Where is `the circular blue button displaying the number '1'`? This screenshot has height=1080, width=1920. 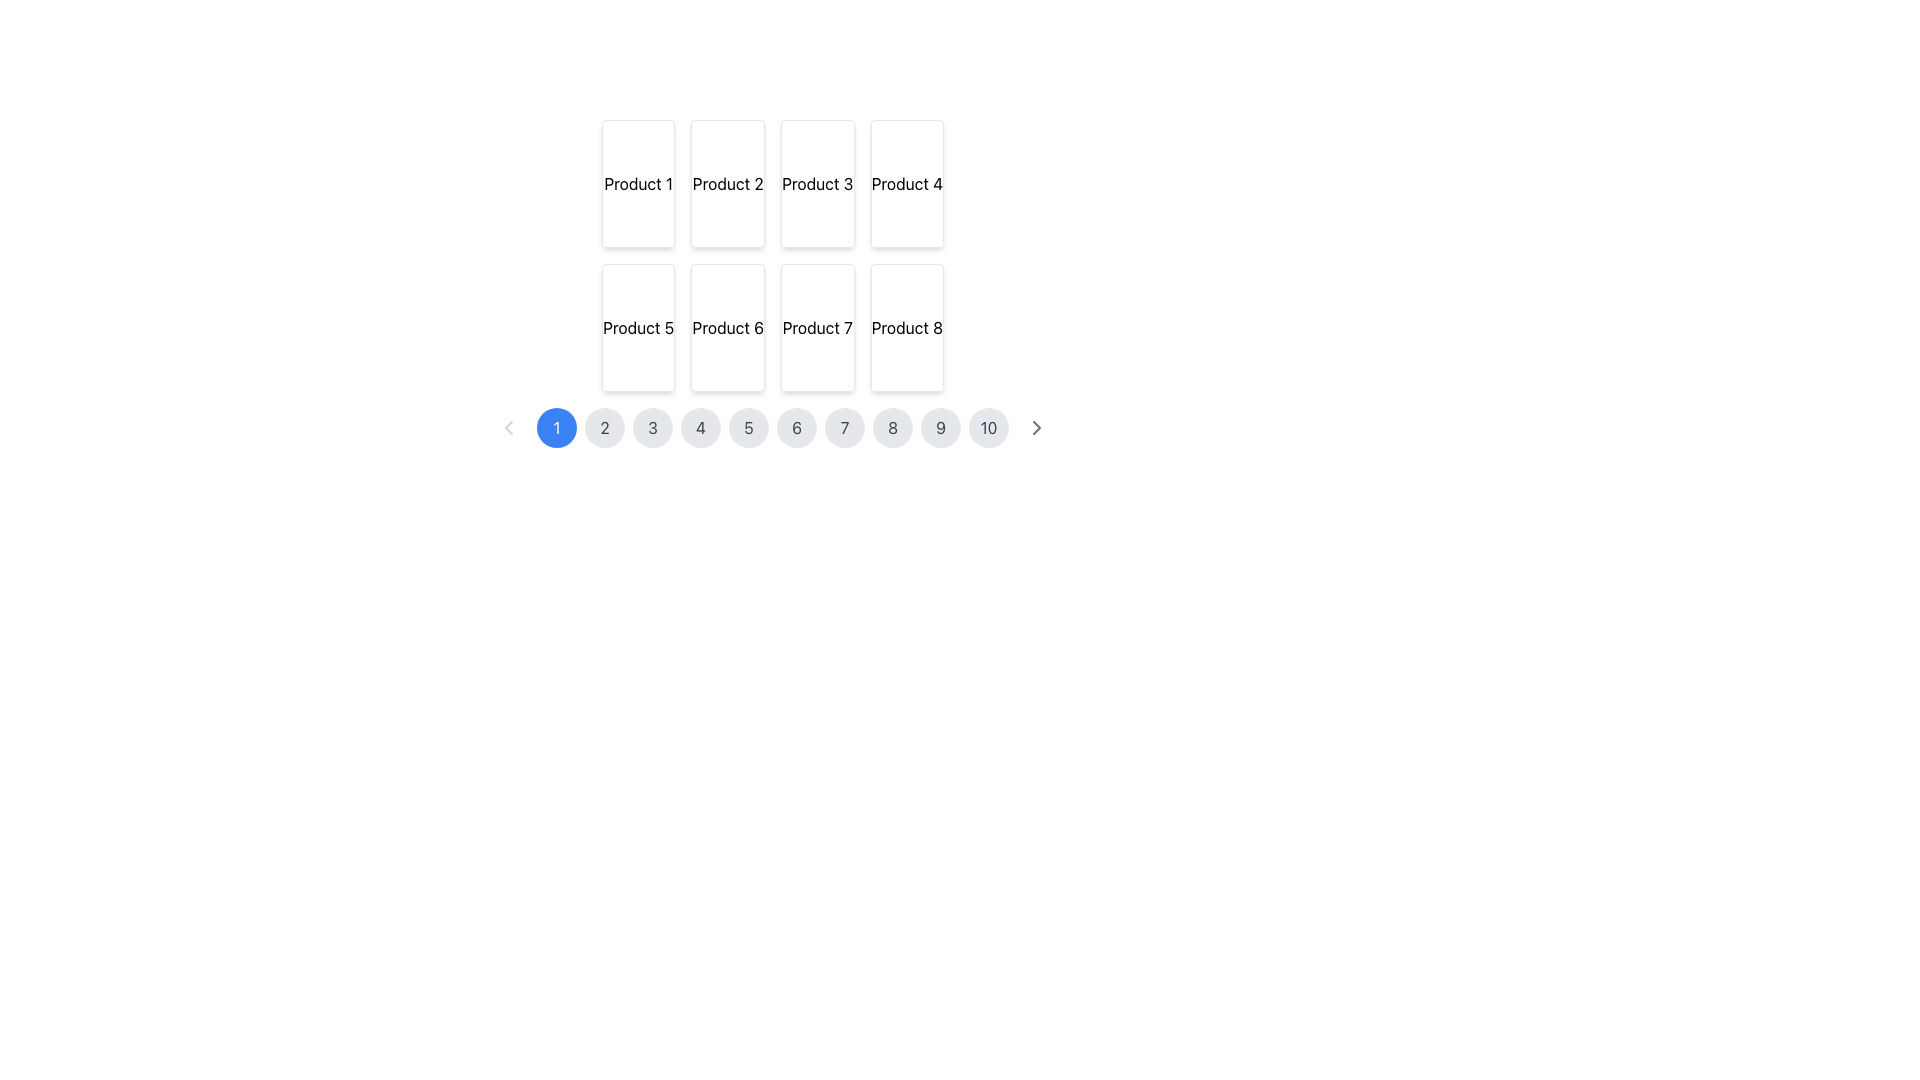
the circular blue button displaying the number '1' is located at coordinates (556, 427).